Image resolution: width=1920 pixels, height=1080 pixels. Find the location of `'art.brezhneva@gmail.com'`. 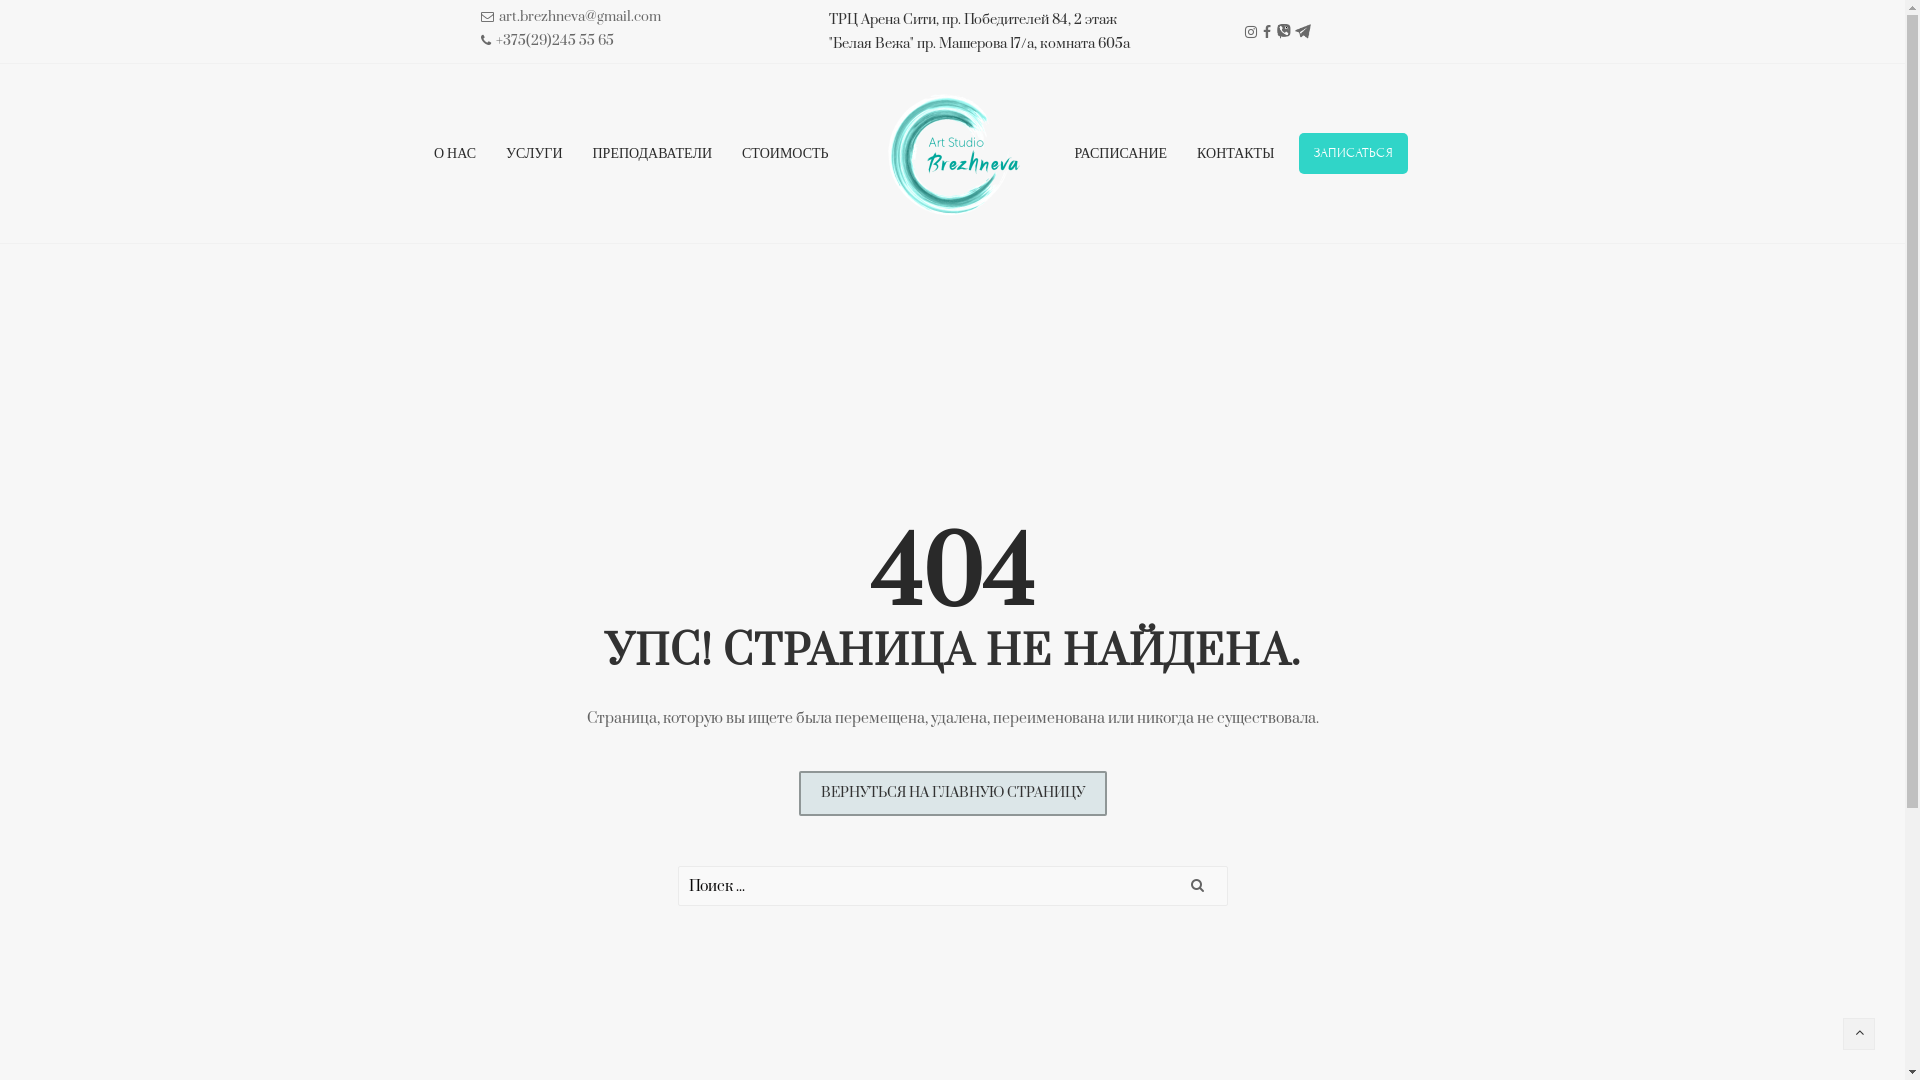

'art.brezhneva@gmail.com' is located at coordinates (570, 16).